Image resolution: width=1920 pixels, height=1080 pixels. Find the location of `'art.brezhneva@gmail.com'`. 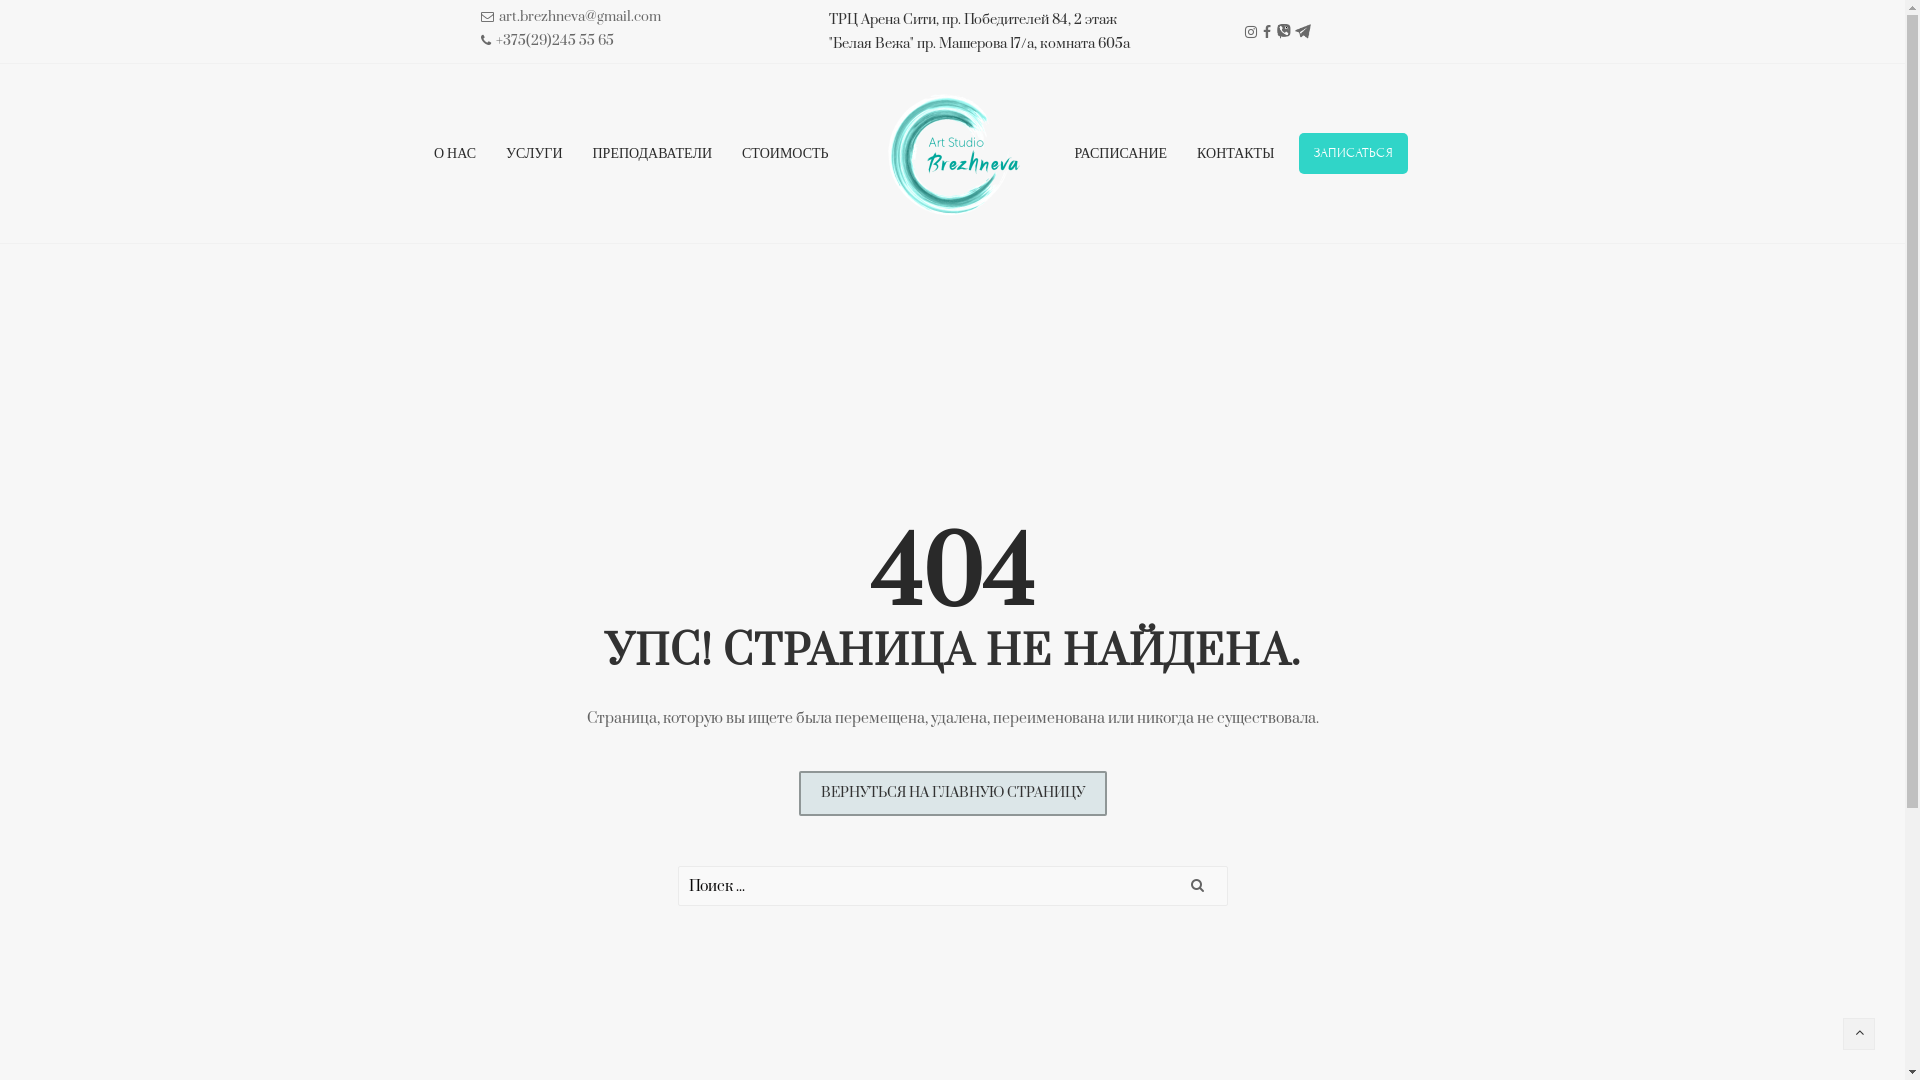

'art.brezhneva@gmail.com' is located at coordinates (570, 16).